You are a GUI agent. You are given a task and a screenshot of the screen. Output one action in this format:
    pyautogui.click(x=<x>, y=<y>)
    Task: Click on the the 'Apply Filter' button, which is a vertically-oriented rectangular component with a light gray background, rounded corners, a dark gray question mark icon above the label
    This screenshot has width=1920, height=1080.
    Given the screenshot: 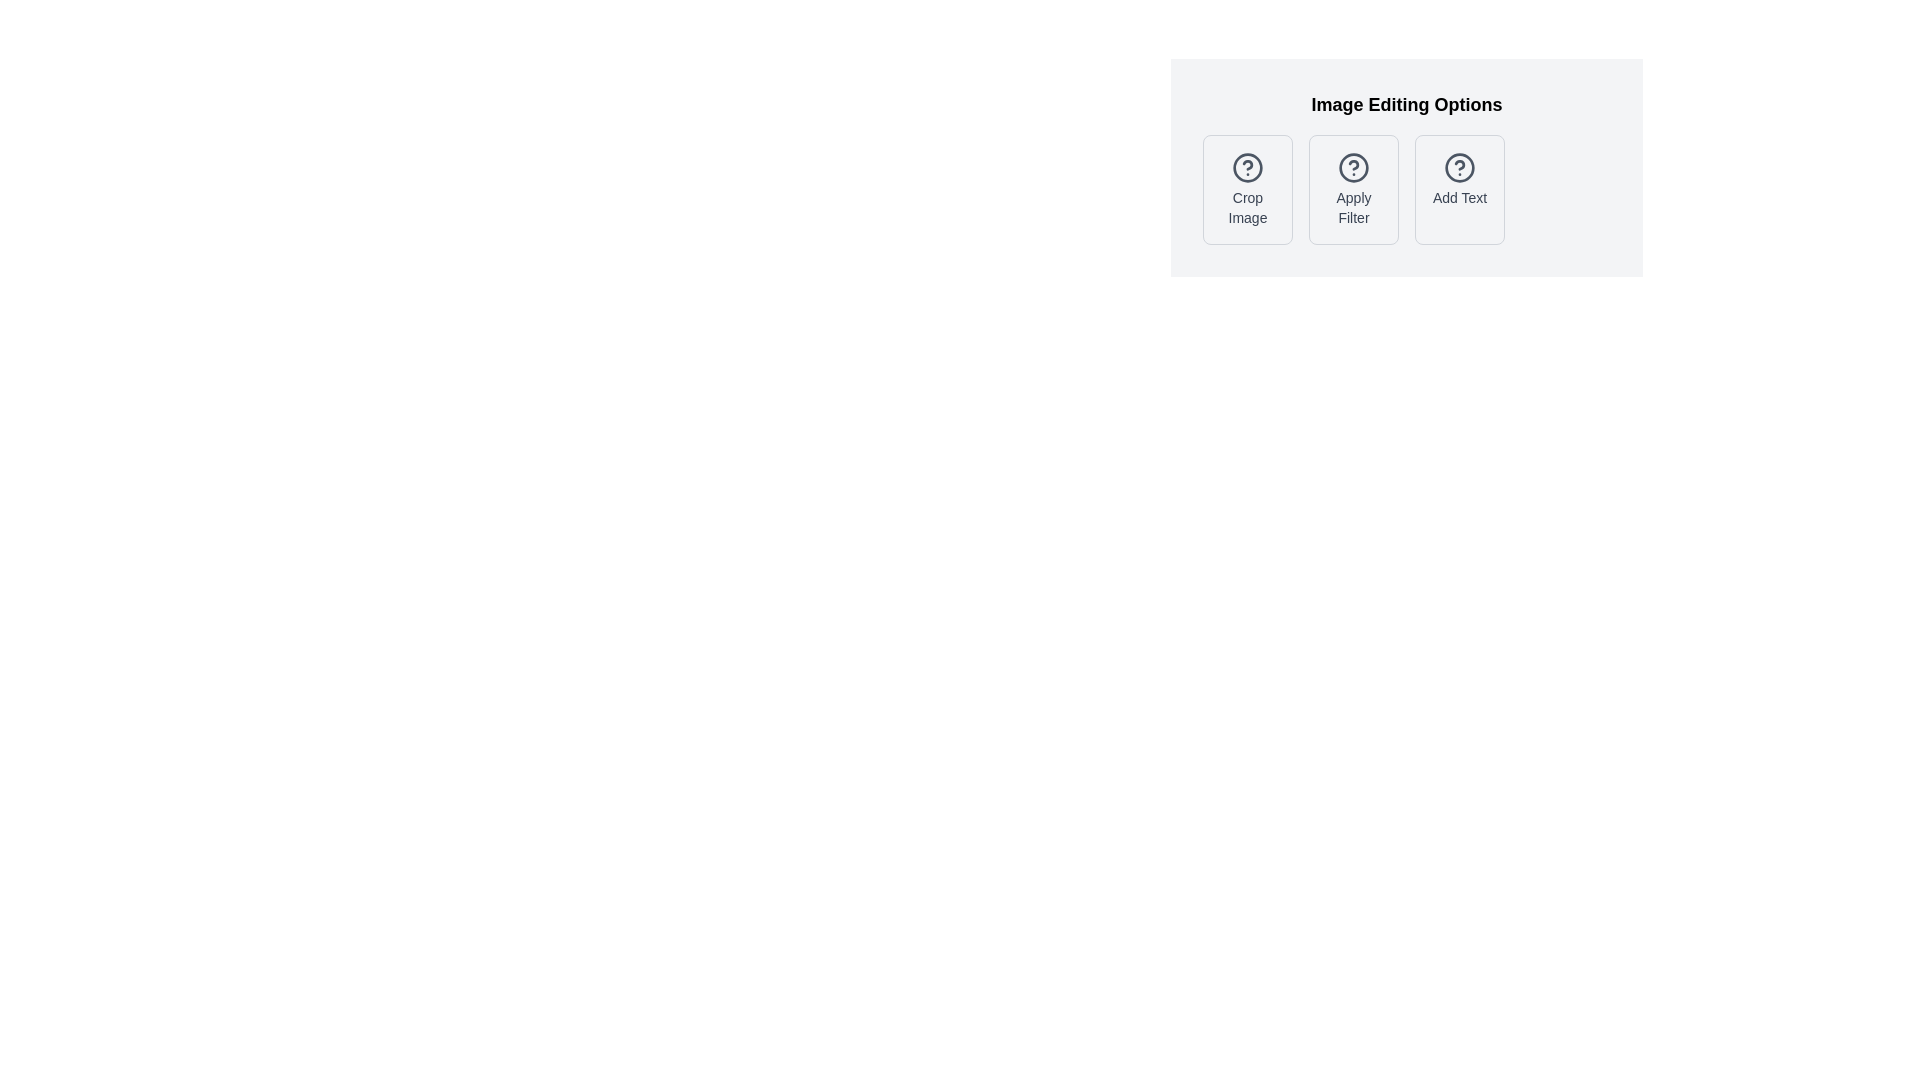 What is the action you would take?
    pyautogui.click(x=1353, y=189)
    